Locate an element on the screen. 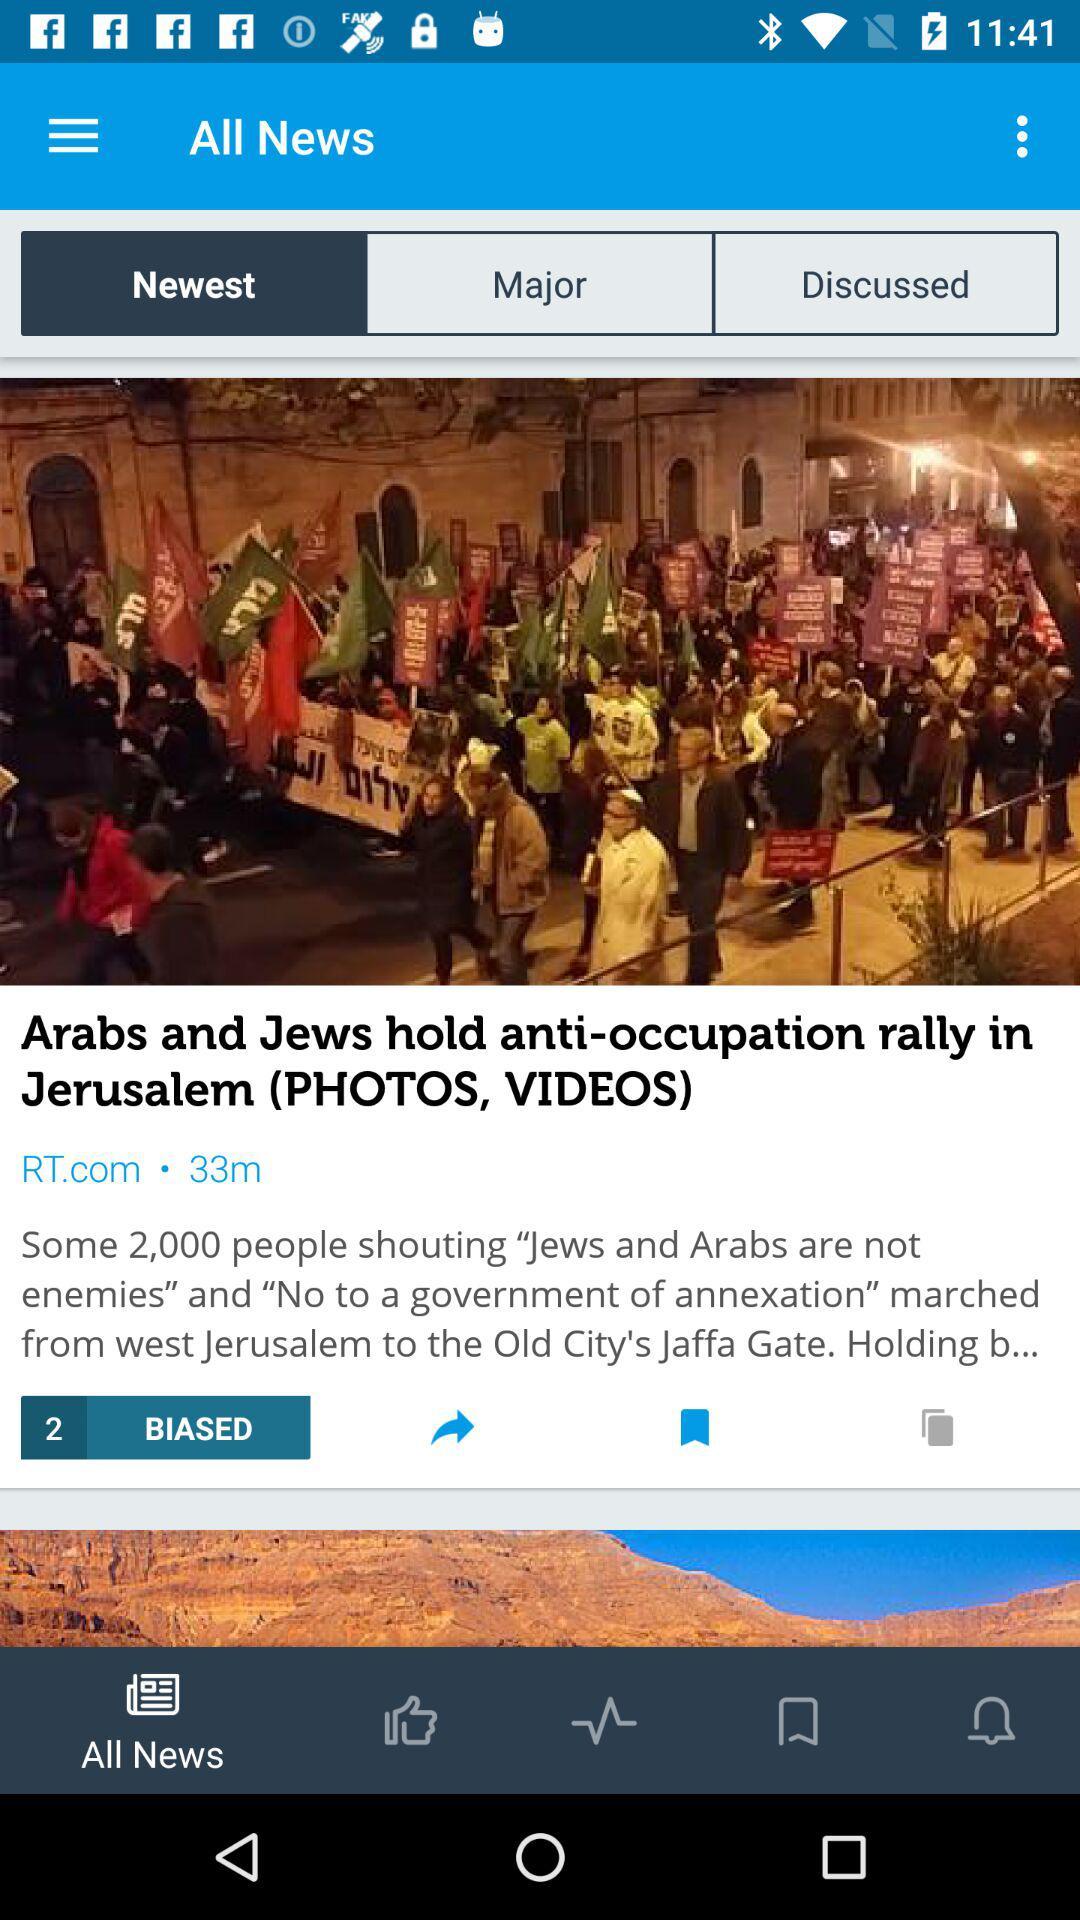  the item to the right of newest icon is located at coordinates (538, 282).